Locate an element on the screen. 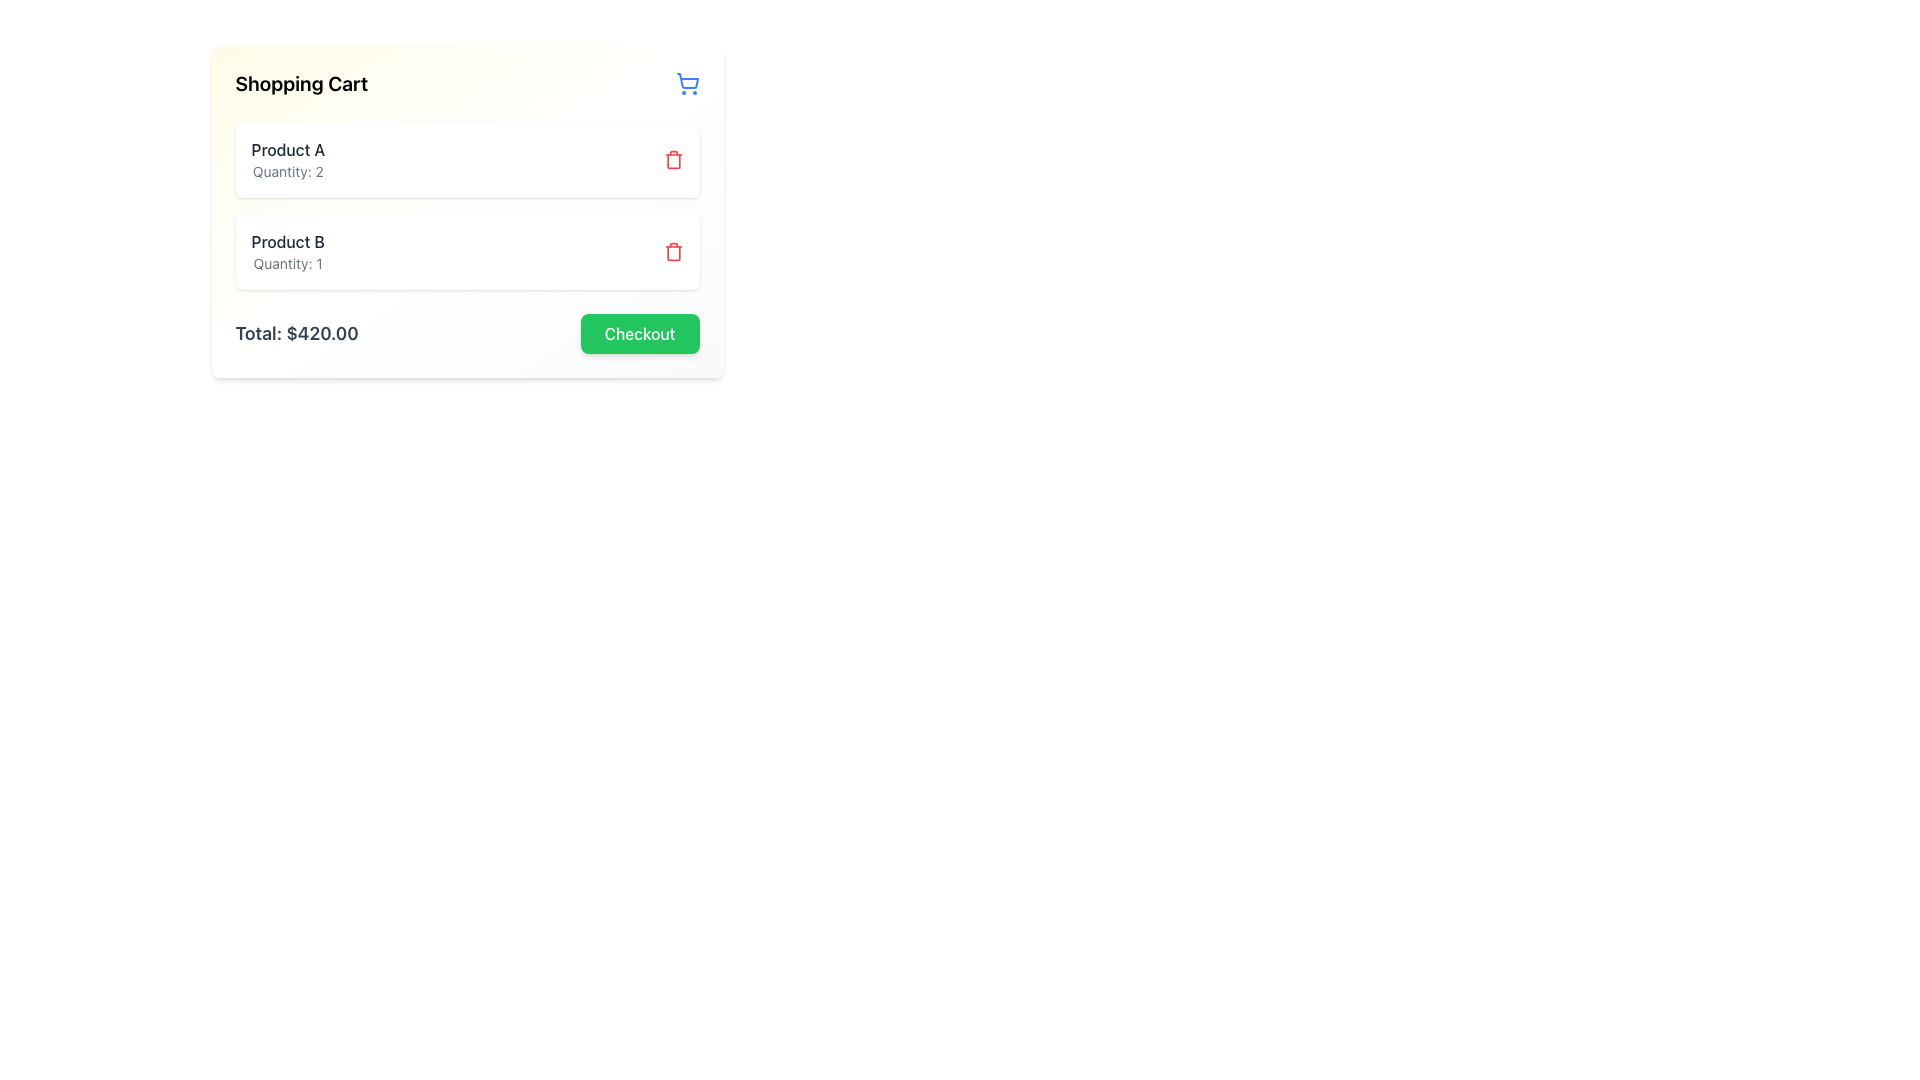  the remove button for 'Product B' in the shopping cart to possibly reveal additional information is located at coordinates (673, 250).